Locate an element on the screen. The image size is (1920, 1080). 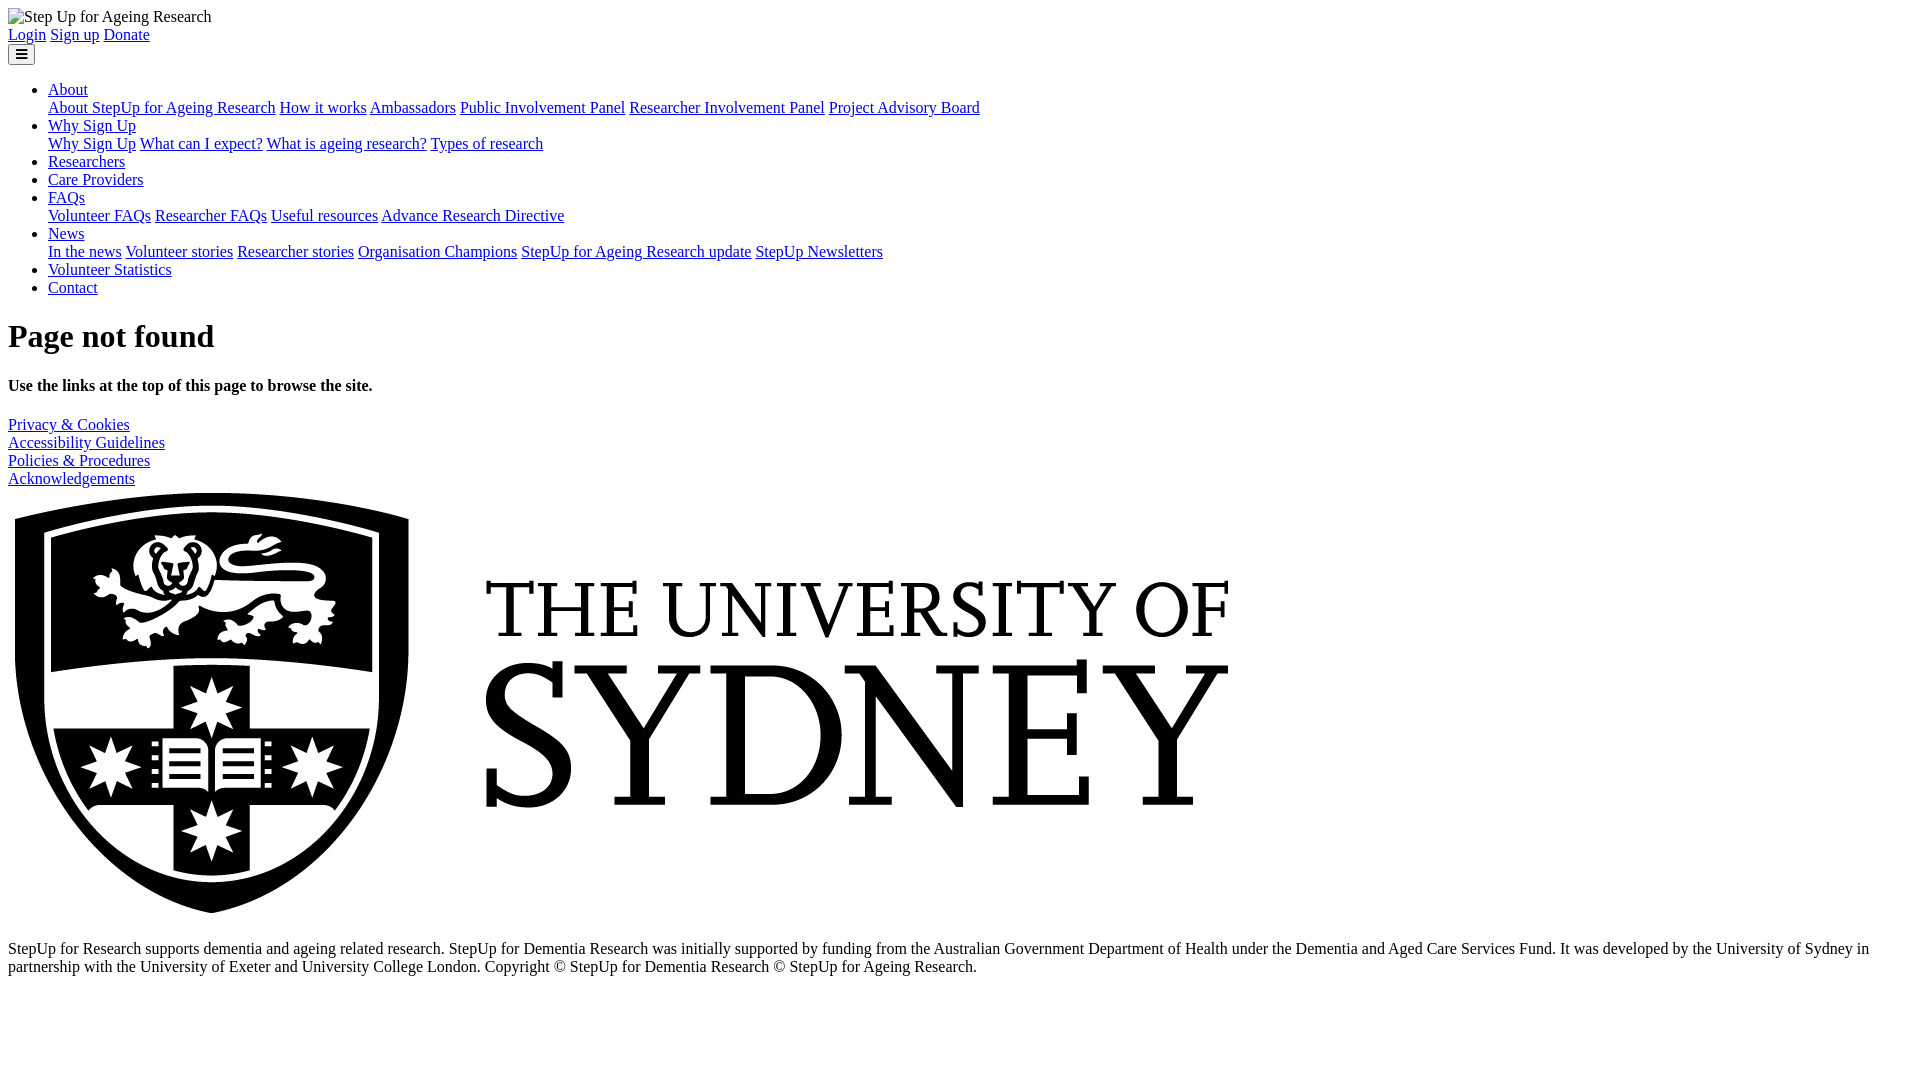
'StepUp Newsletters' is located at coordinates (819, 250).